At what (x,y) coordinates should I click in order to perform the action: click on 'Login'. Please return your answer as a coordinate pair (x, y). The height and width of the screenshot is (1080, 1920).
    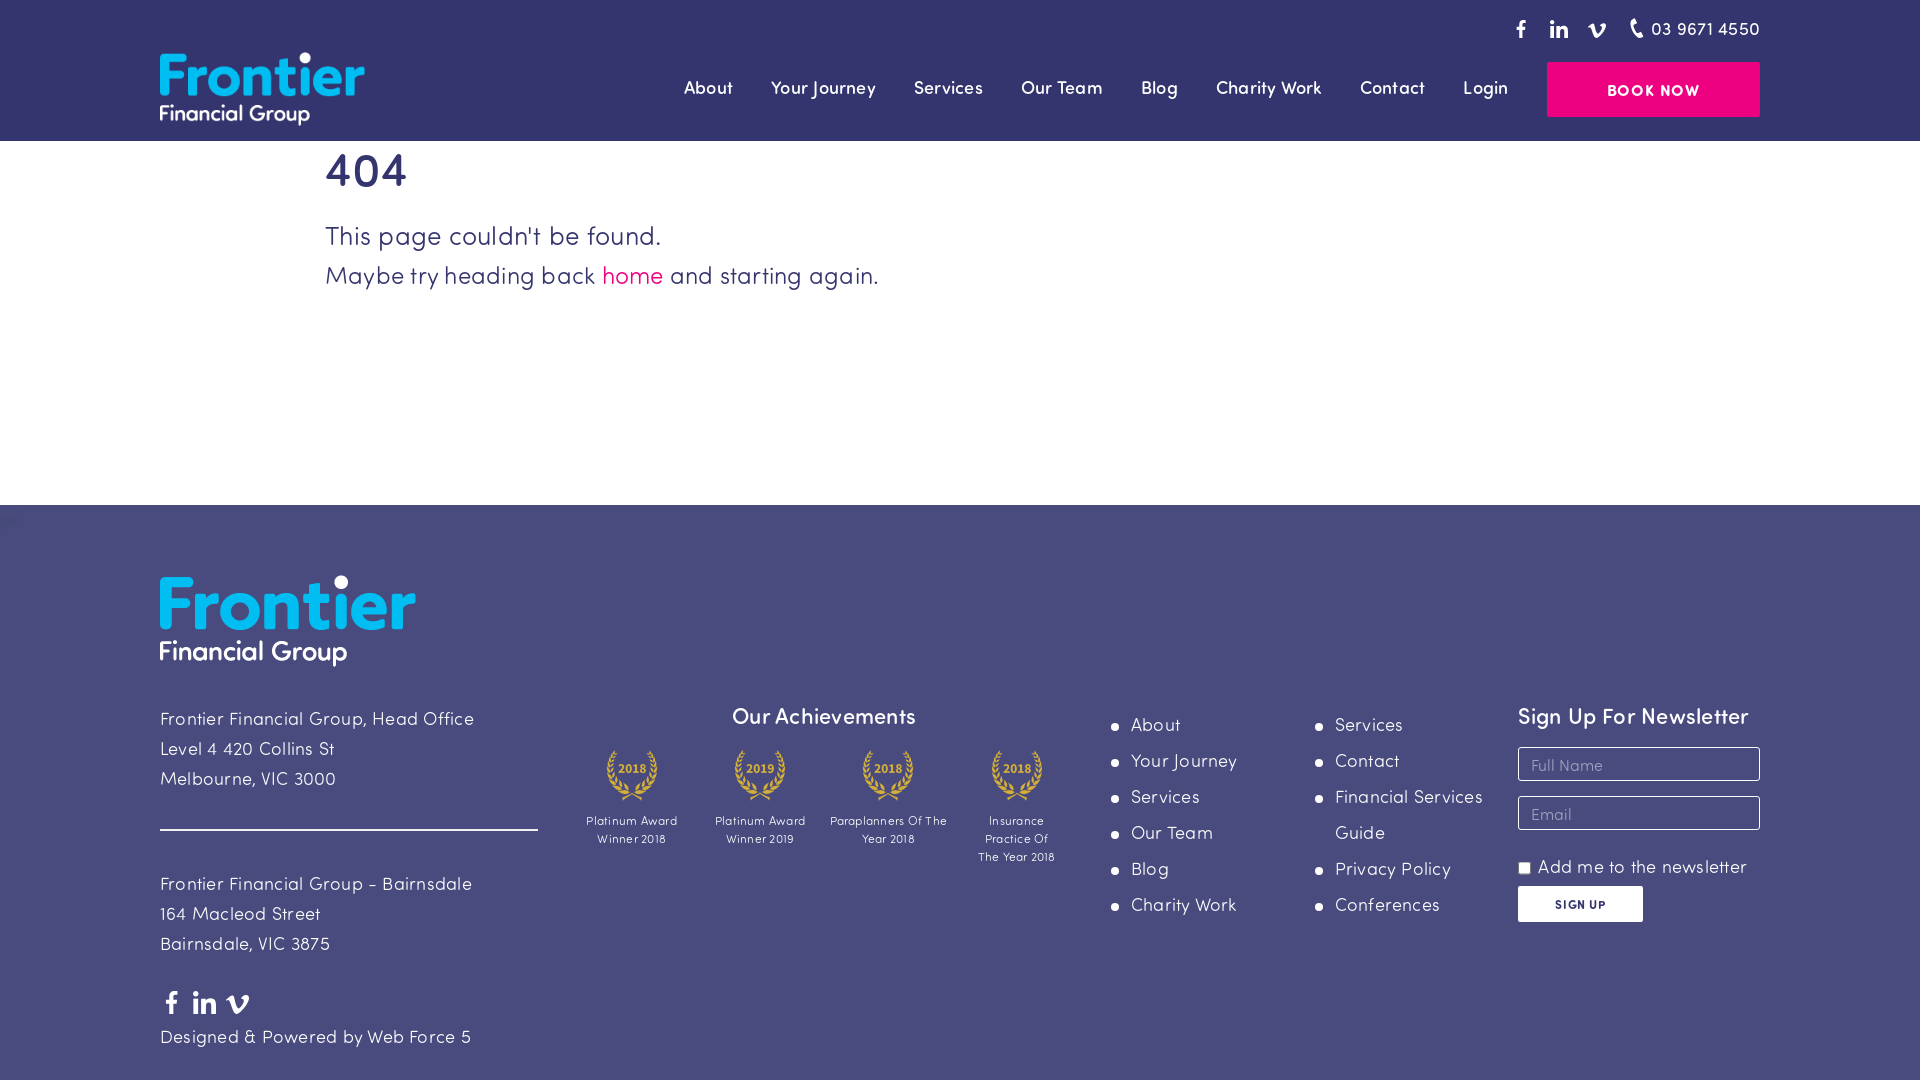
    Looking at the image, I should click on (1485, 86).